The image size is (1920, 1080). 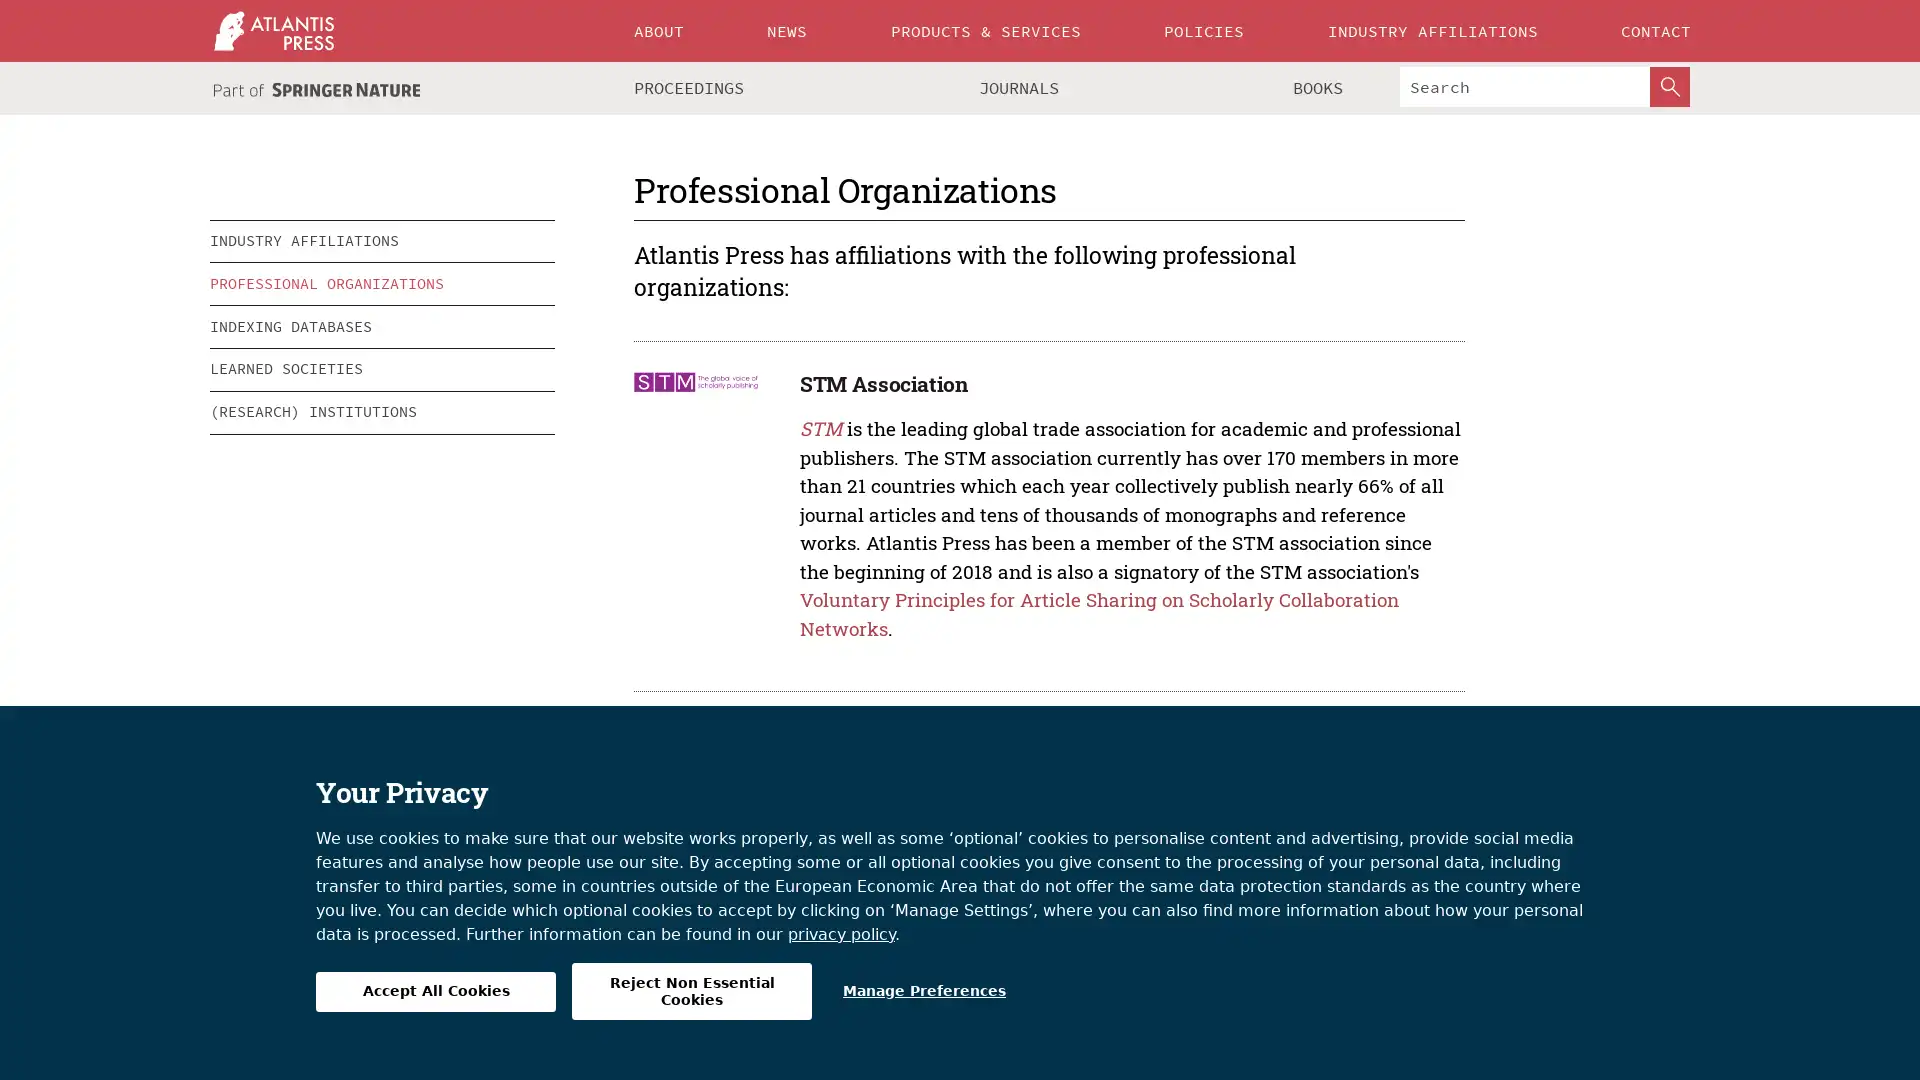 What do you see at coordinates (923, 991) in the screenshot?
I see `Manage Preferences` at bounding box center [923, 991].